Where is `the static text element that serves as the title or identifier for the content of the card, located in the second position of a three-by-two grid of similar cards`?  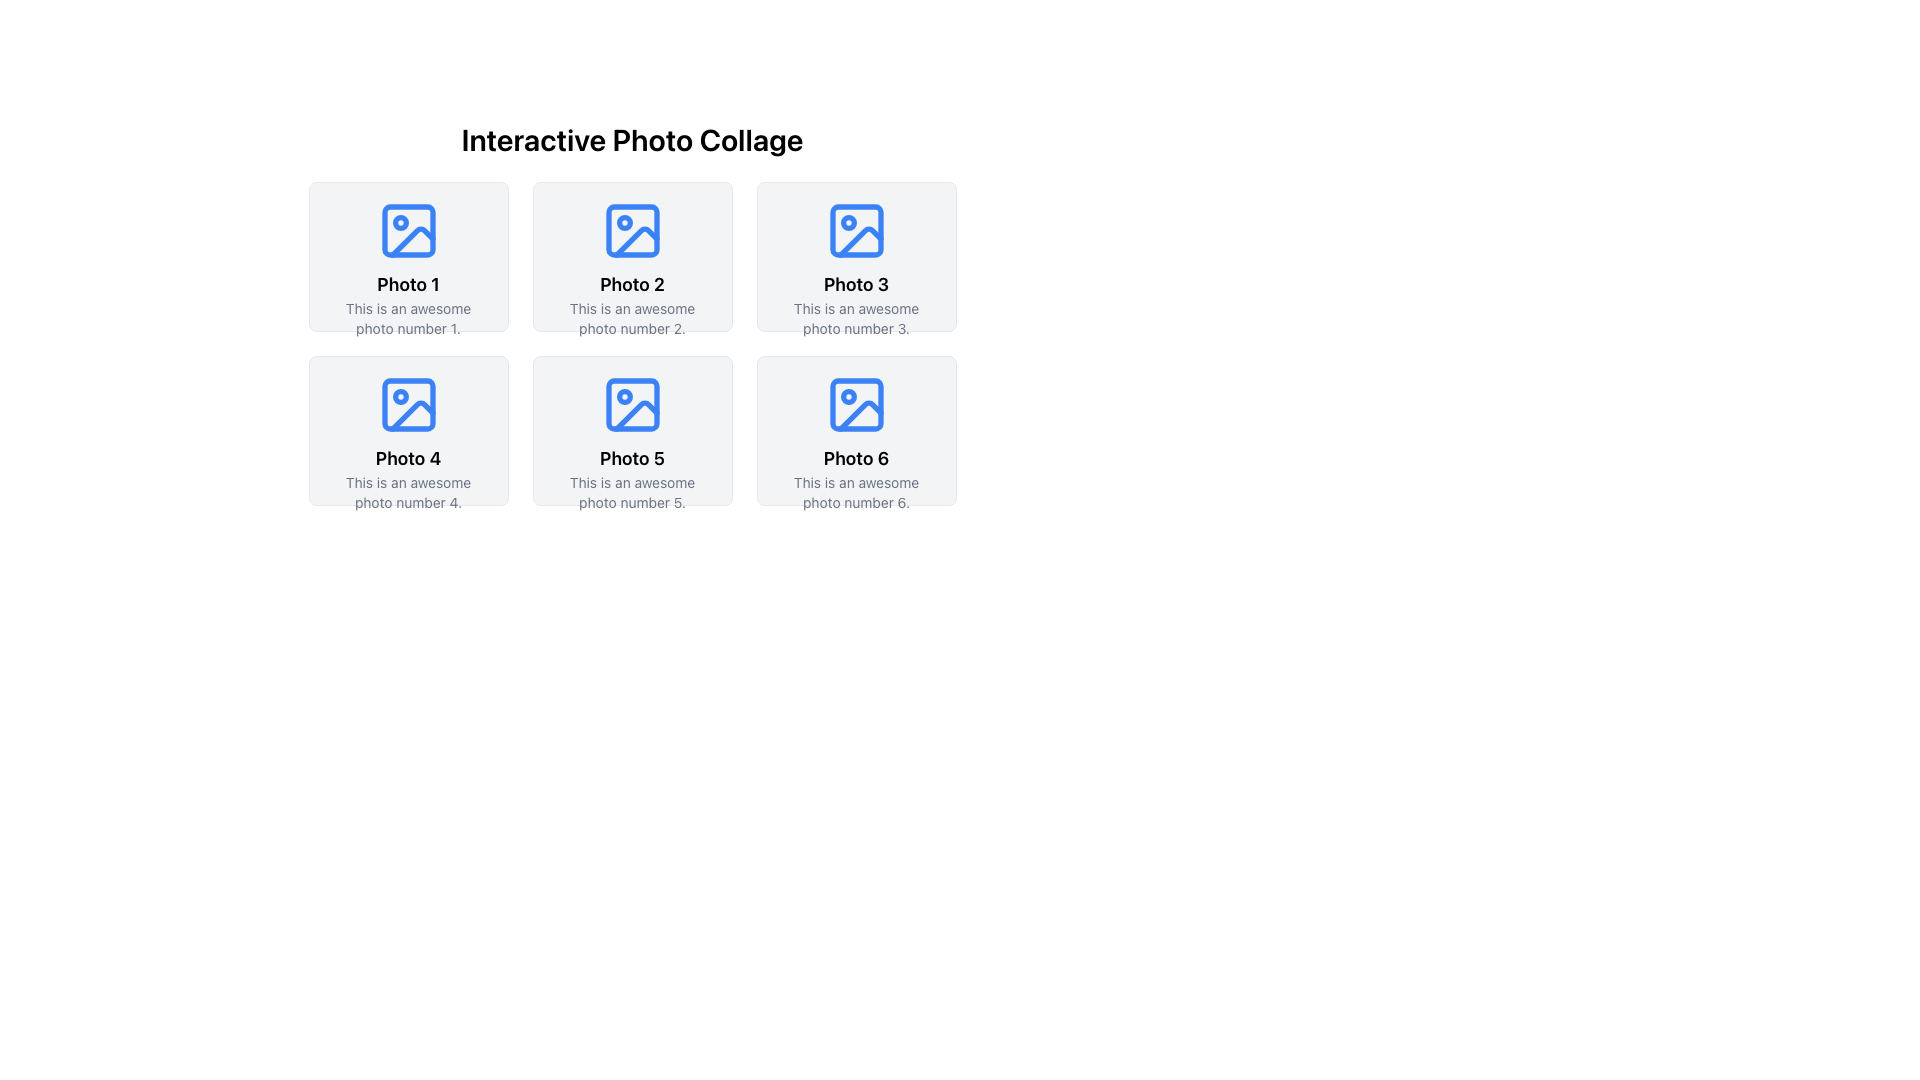 the static text element that serves as the title or identifier for the content of the card, located in the second position of a three-by-two grid of similar cards is located at coordinates (631, 285).